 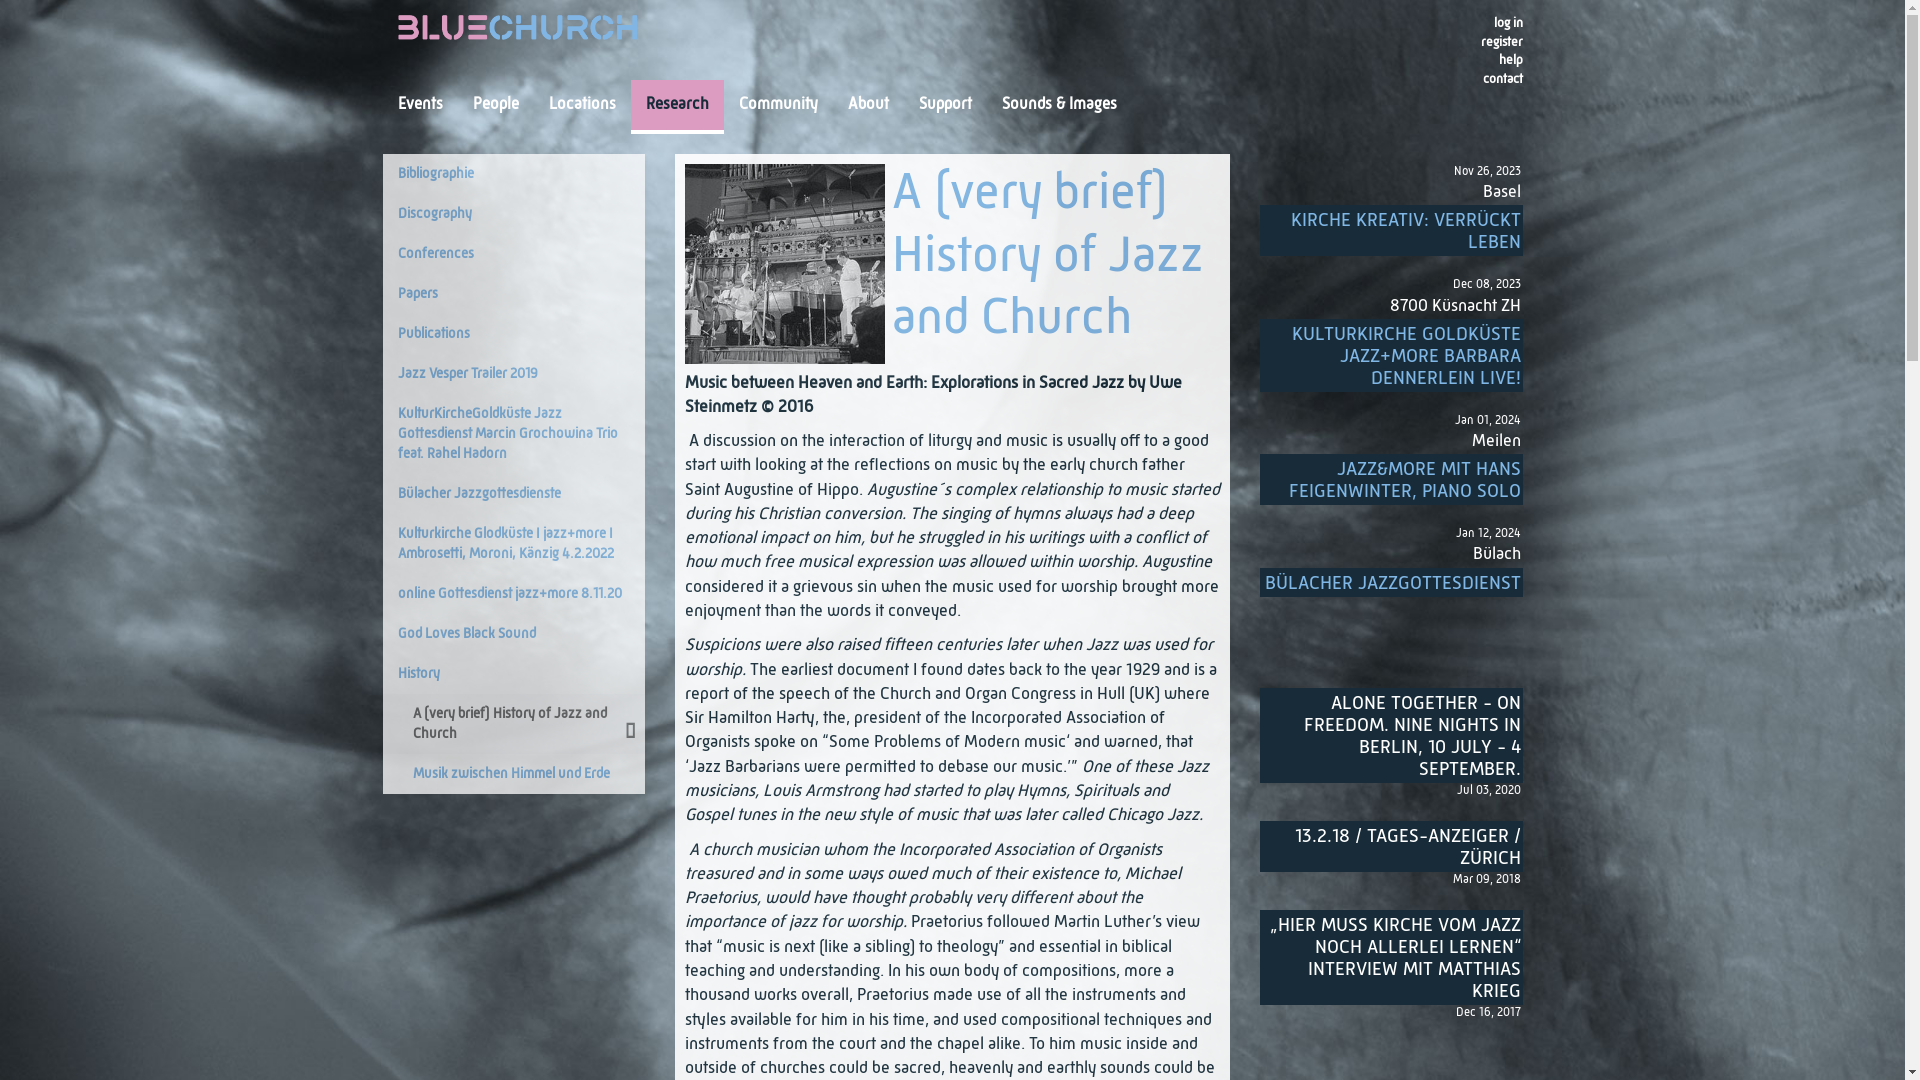 I want to click on 'Papers', so click(x=513, y=293).